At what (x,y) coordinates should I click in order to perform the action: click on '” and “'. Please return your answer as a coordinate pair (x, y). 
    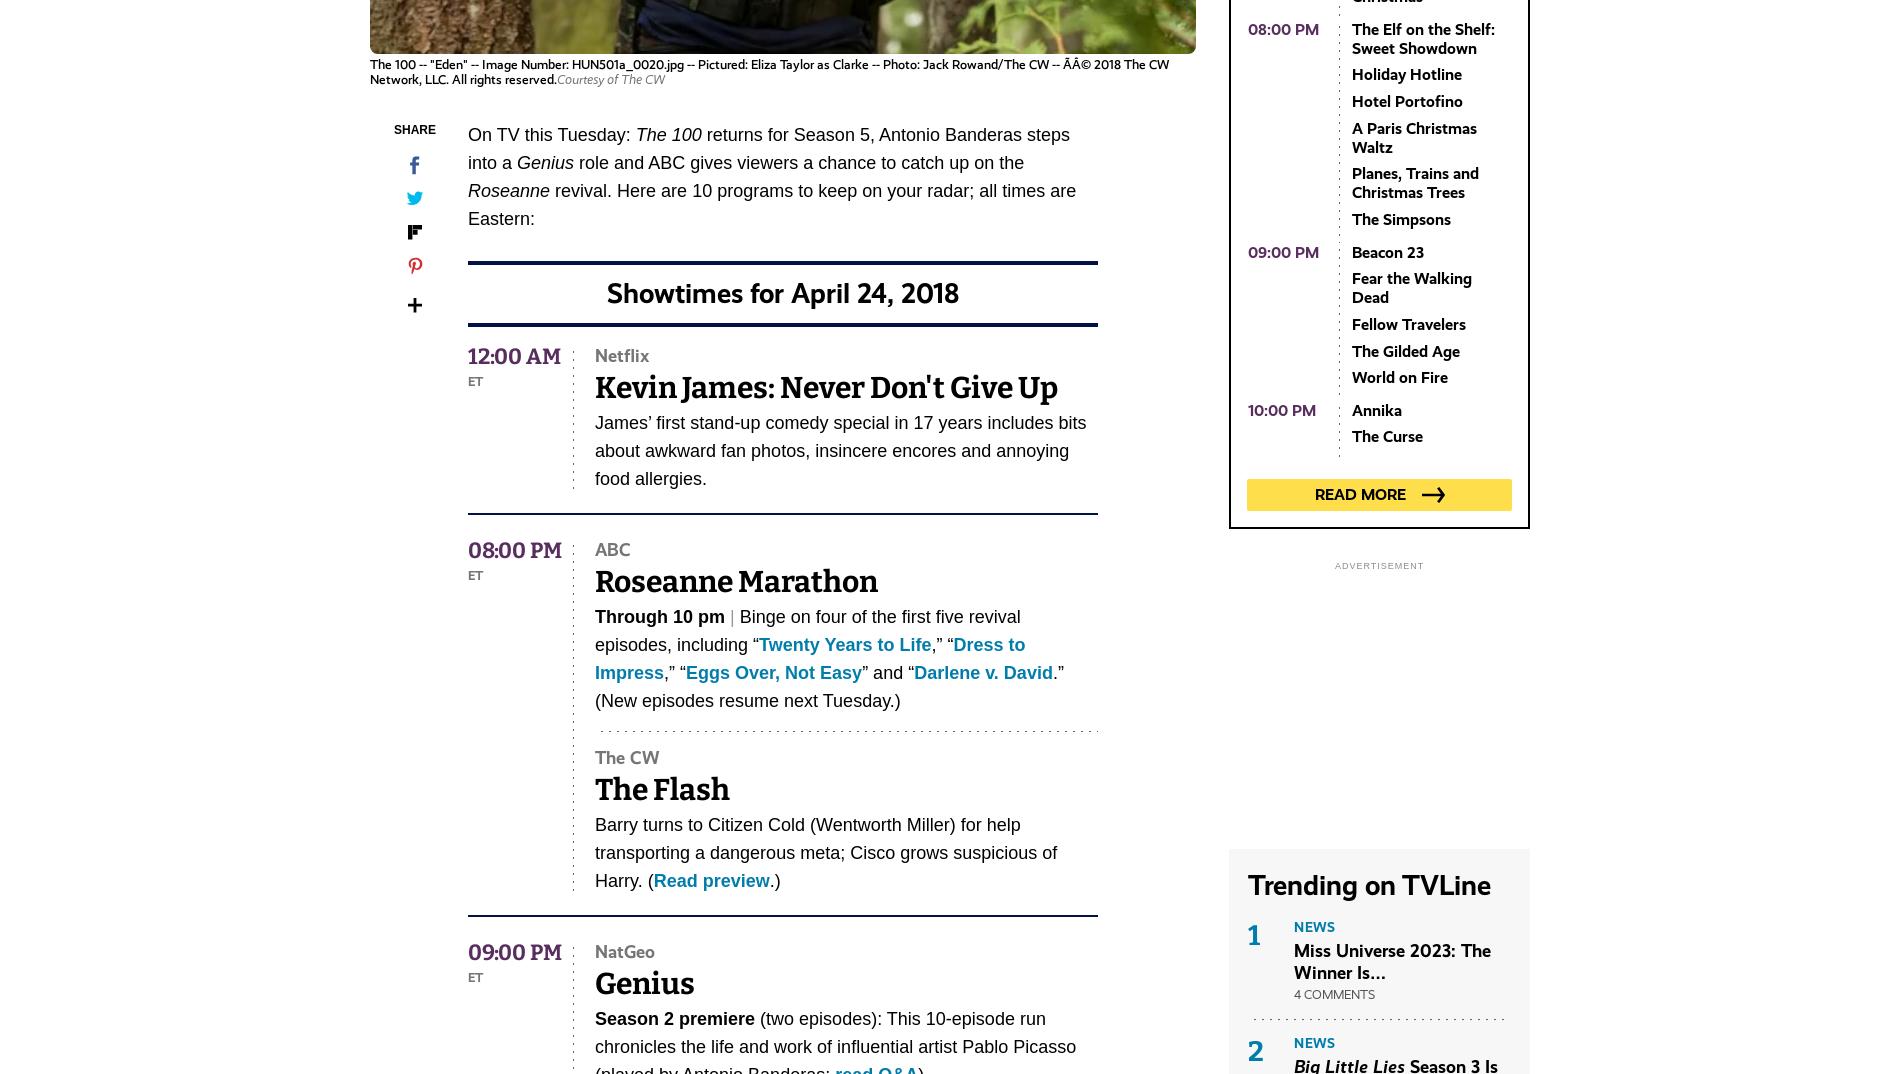
    Looking at the image, I should click on (861, 671).